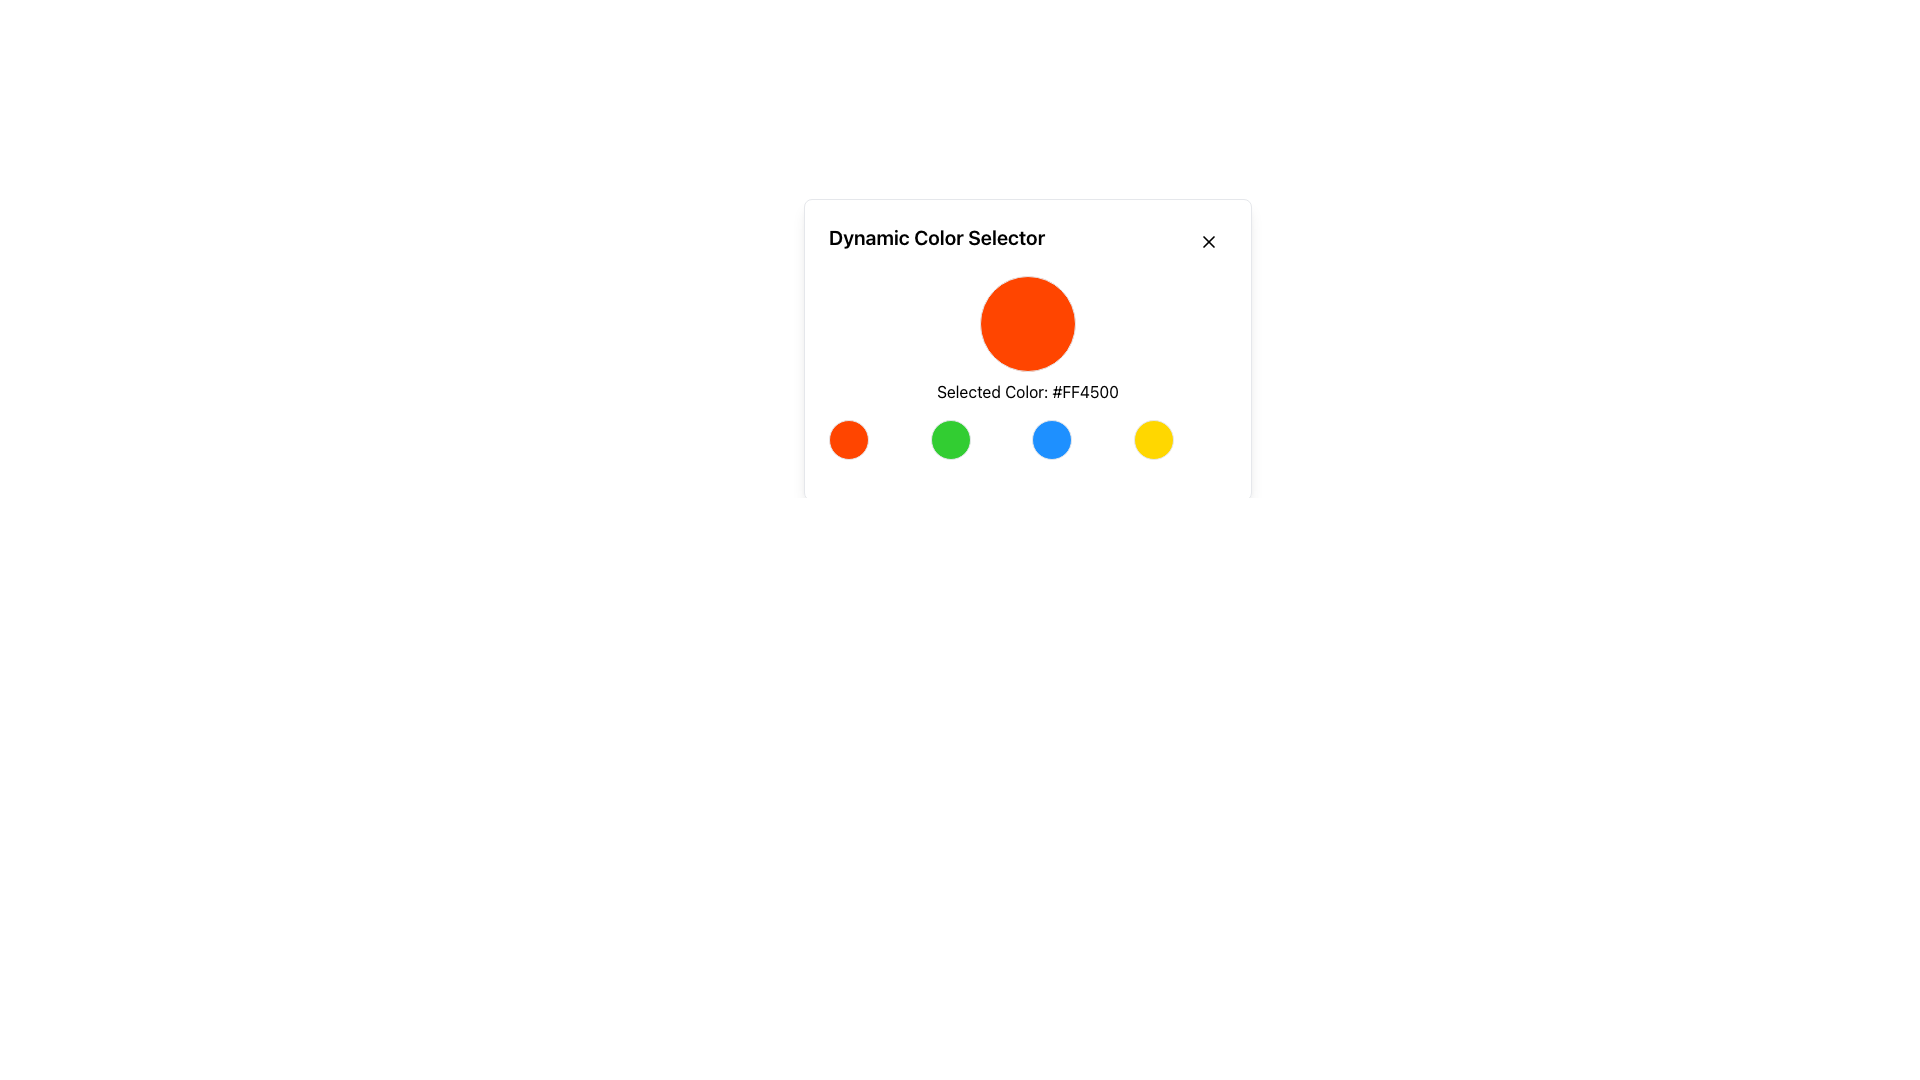 Image resolution: width=1920 pixels, height=1080 pixels. What do you see at coordinates (1050, 438) in the screenshot?
I see `the third circular button representing the color blue in the Dynamic Color Selector interface` at bounding box center [1050, 438].